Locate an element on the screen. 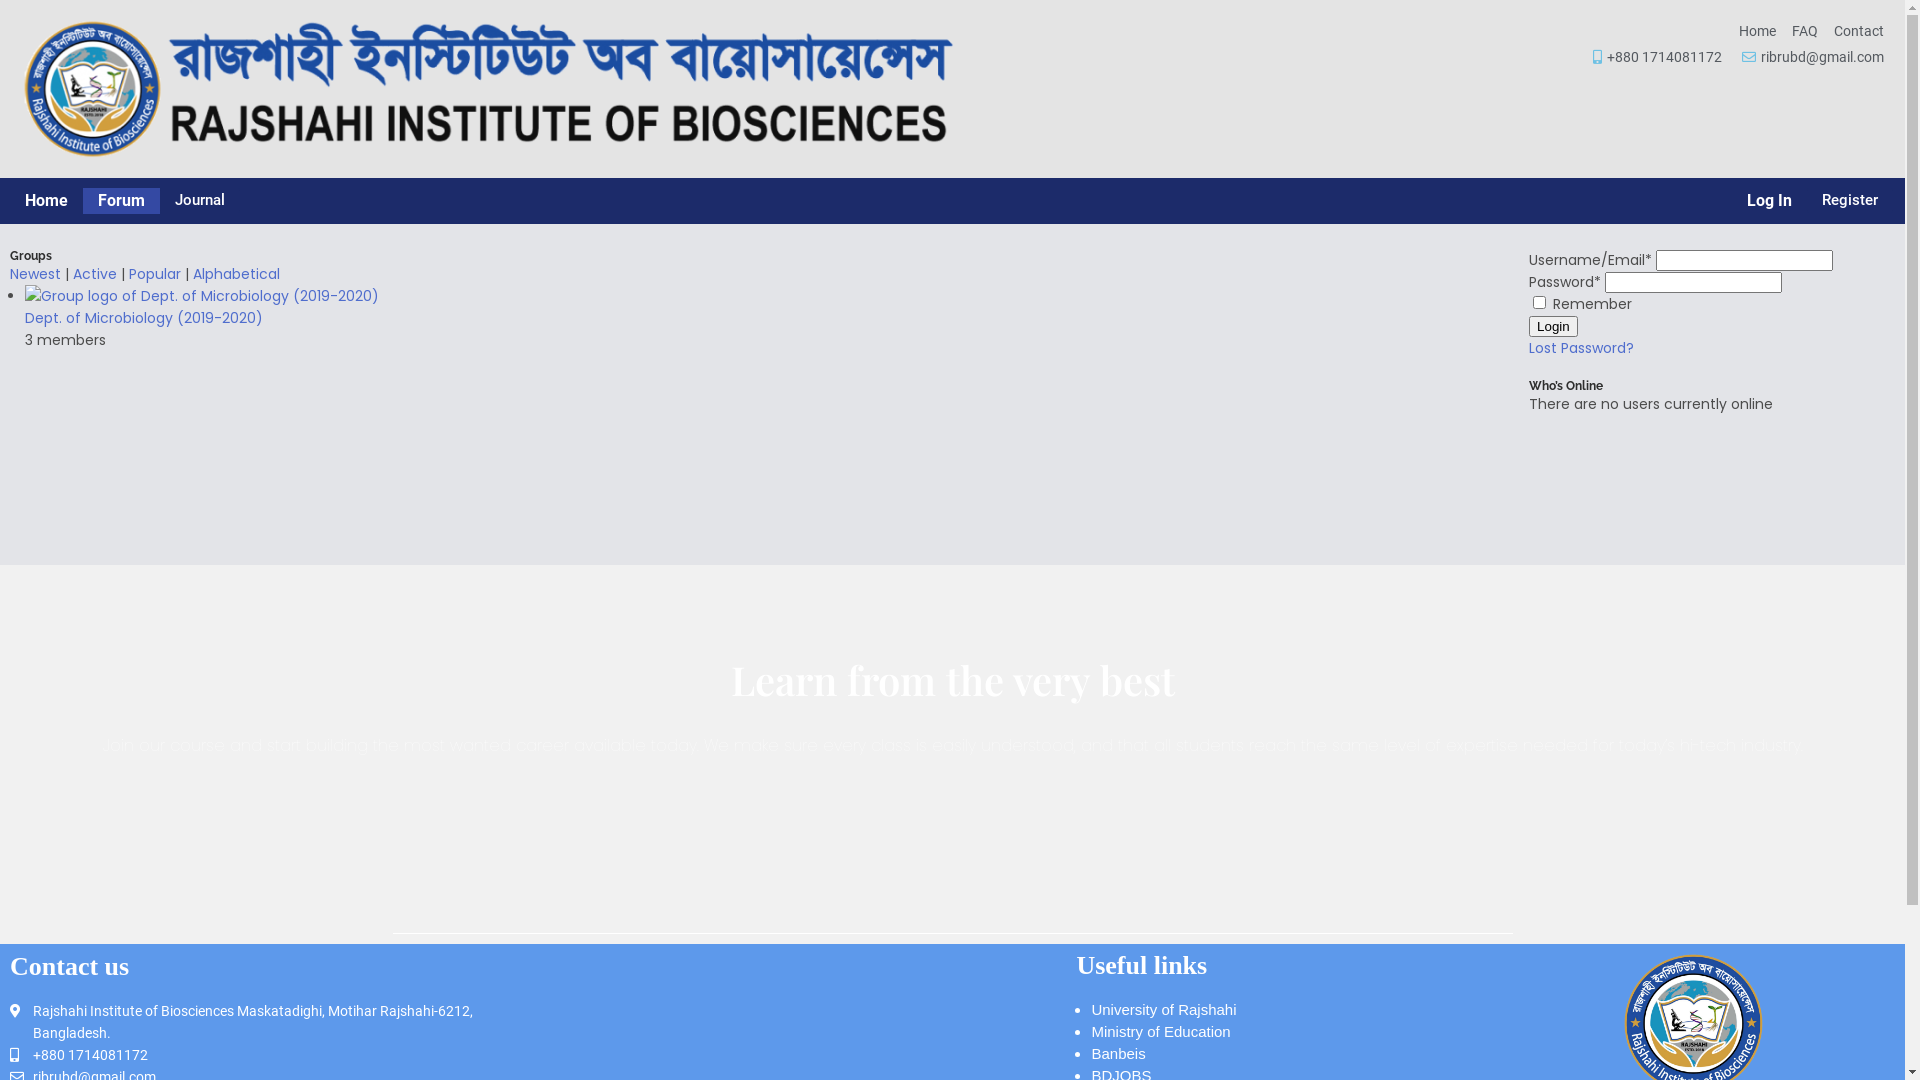 This screenshot has width=1920, height=1080. 'Dept. of Microbiology (2019-2020)' is located at coordinates (143, 316).